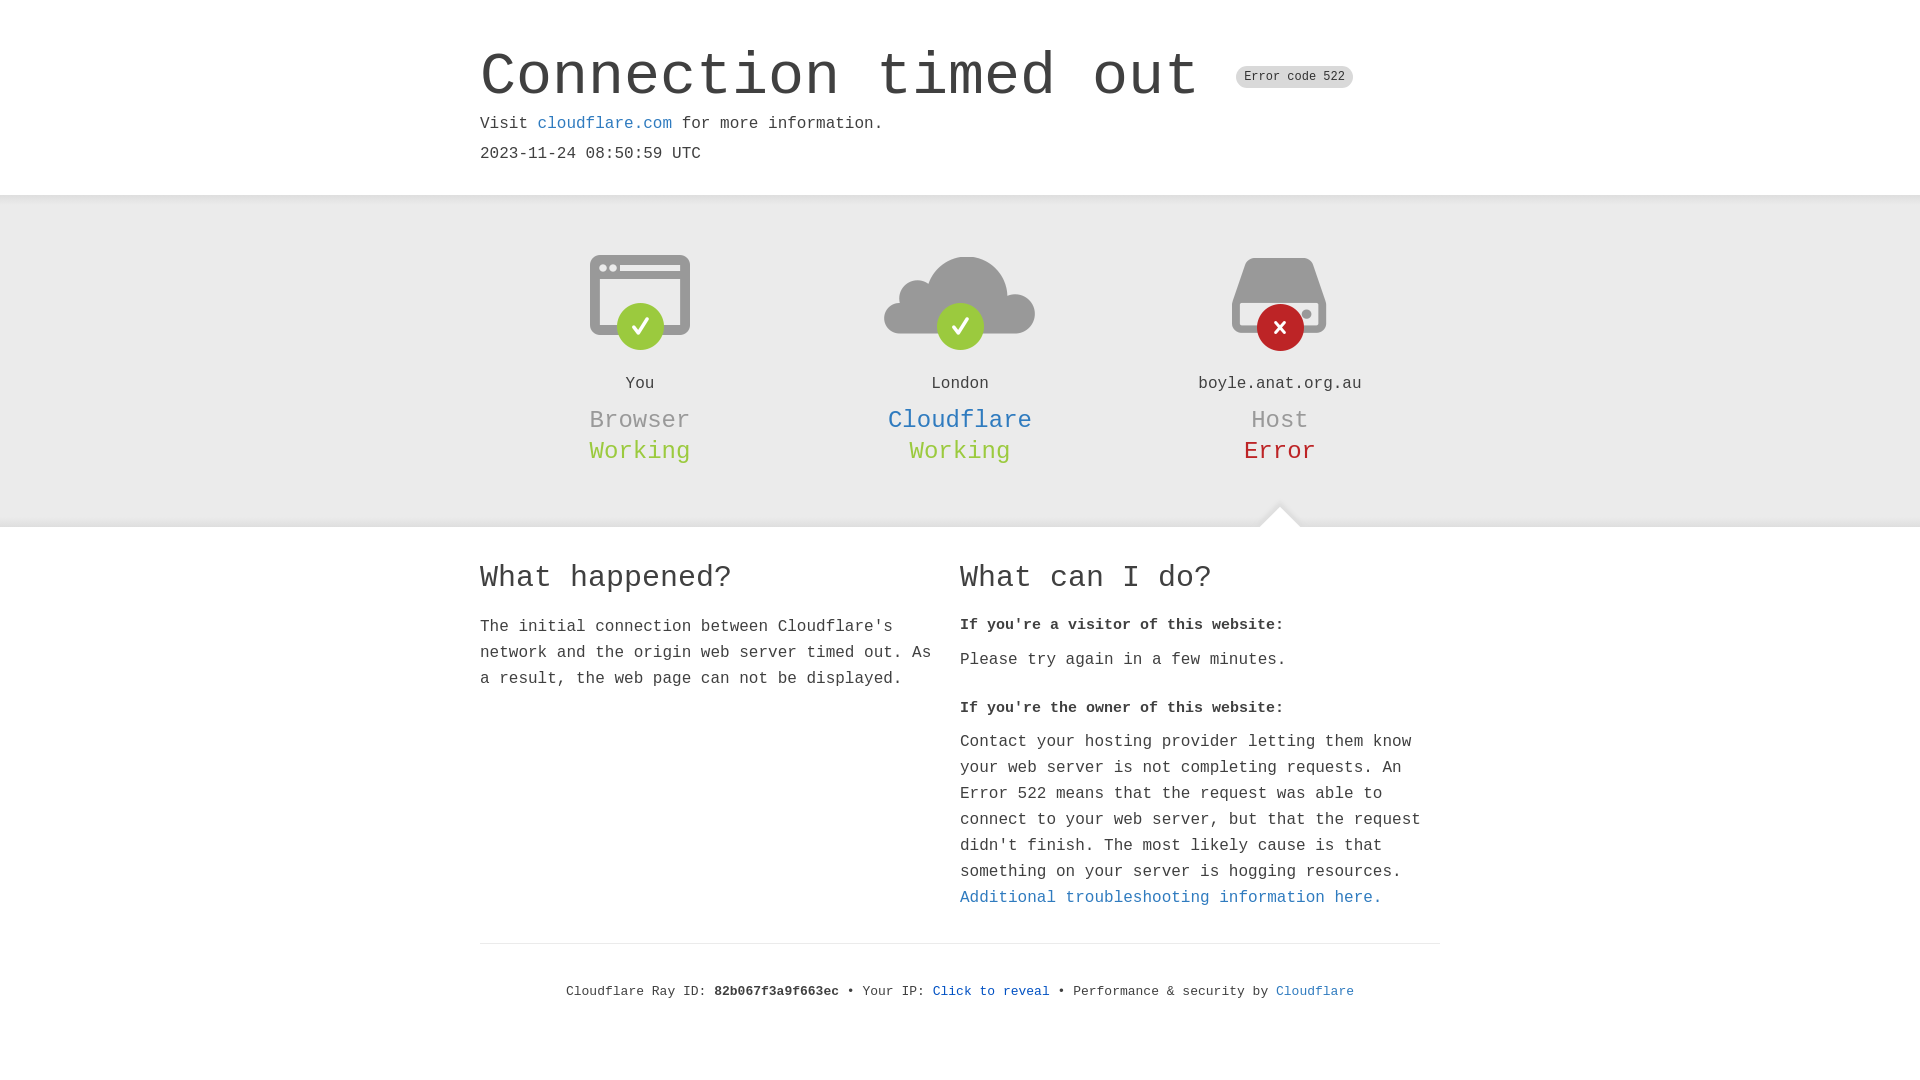 Image resolution: width=1920 pixels, height=1080 pixels. What do you see at coordinates (1315, 991) in the screenshot?
I see `'Cloudflare'` at bounding box center [1315, 991].